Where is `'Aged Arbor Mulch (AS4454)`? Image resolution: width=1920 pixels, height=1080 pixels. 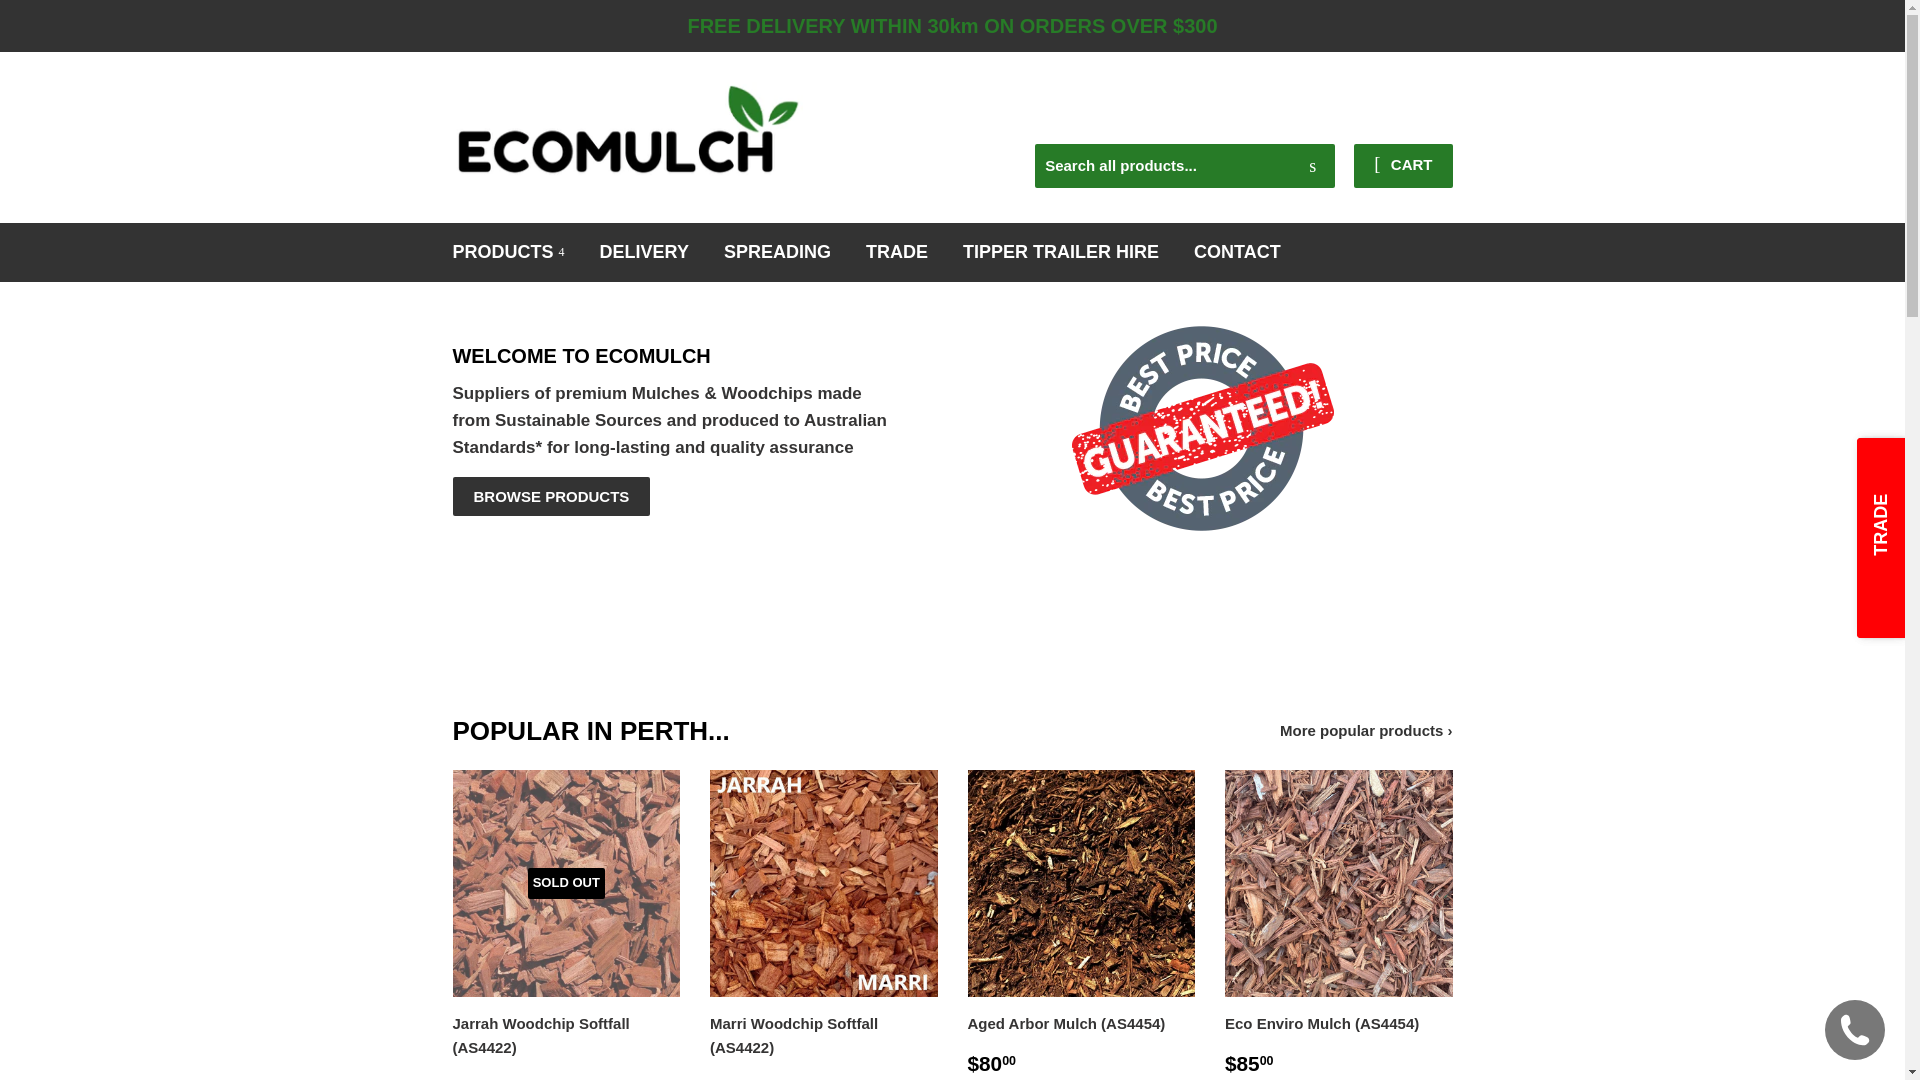
'Aged Arbor Mulch (AS4454) is located at coordinates (1080, 923).